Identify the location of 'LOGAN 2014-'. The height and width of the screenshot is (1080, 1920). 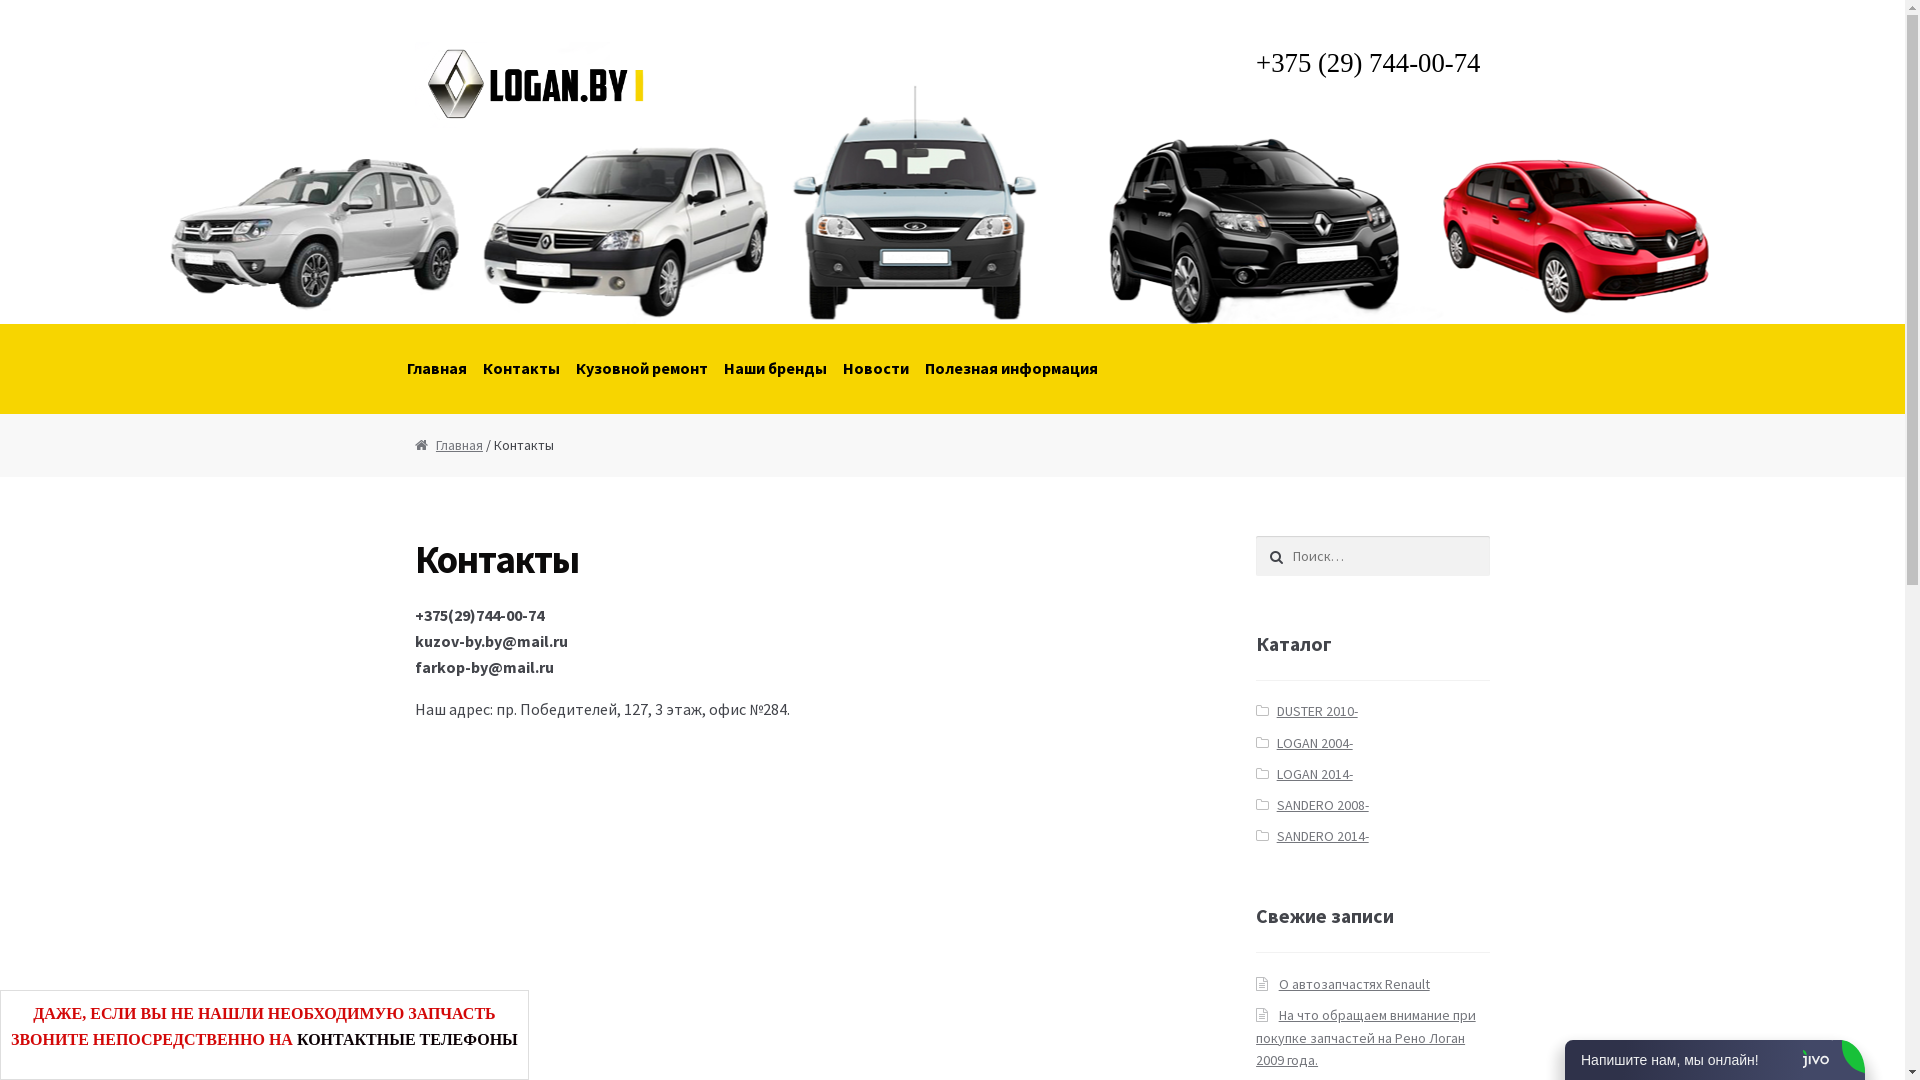
(1315, 773).